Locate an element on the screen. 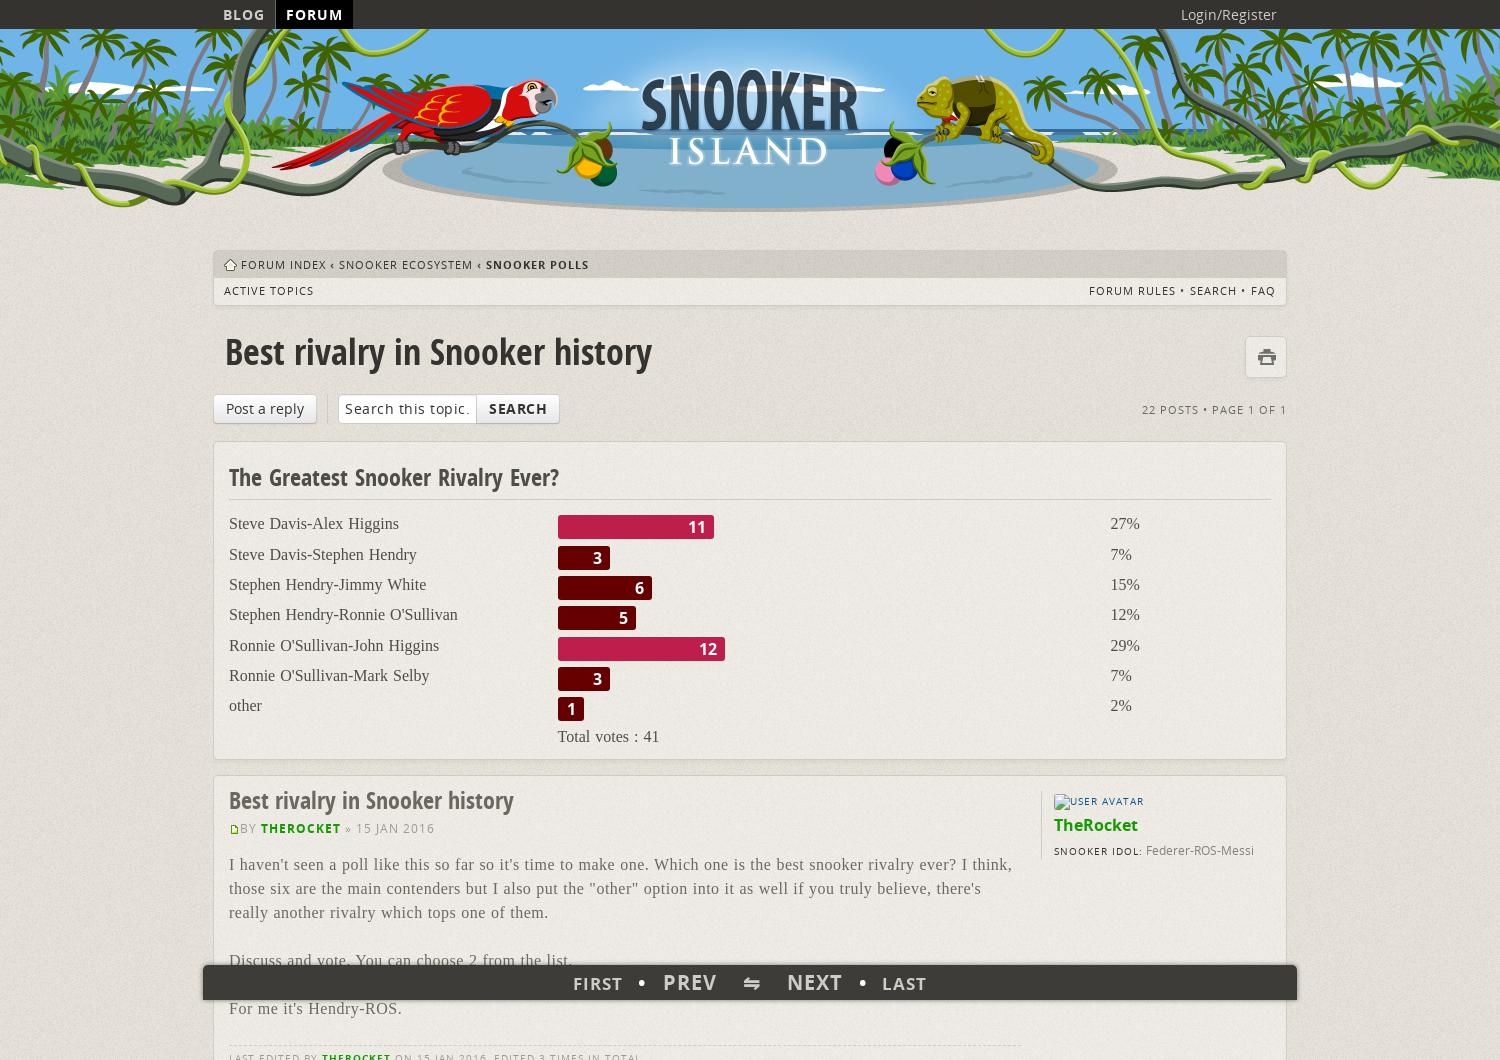 The width and height of the screenshot is (1500, 1060). 'Stephen Hendry-Jimmy White' is located at coordinates (326, 583).